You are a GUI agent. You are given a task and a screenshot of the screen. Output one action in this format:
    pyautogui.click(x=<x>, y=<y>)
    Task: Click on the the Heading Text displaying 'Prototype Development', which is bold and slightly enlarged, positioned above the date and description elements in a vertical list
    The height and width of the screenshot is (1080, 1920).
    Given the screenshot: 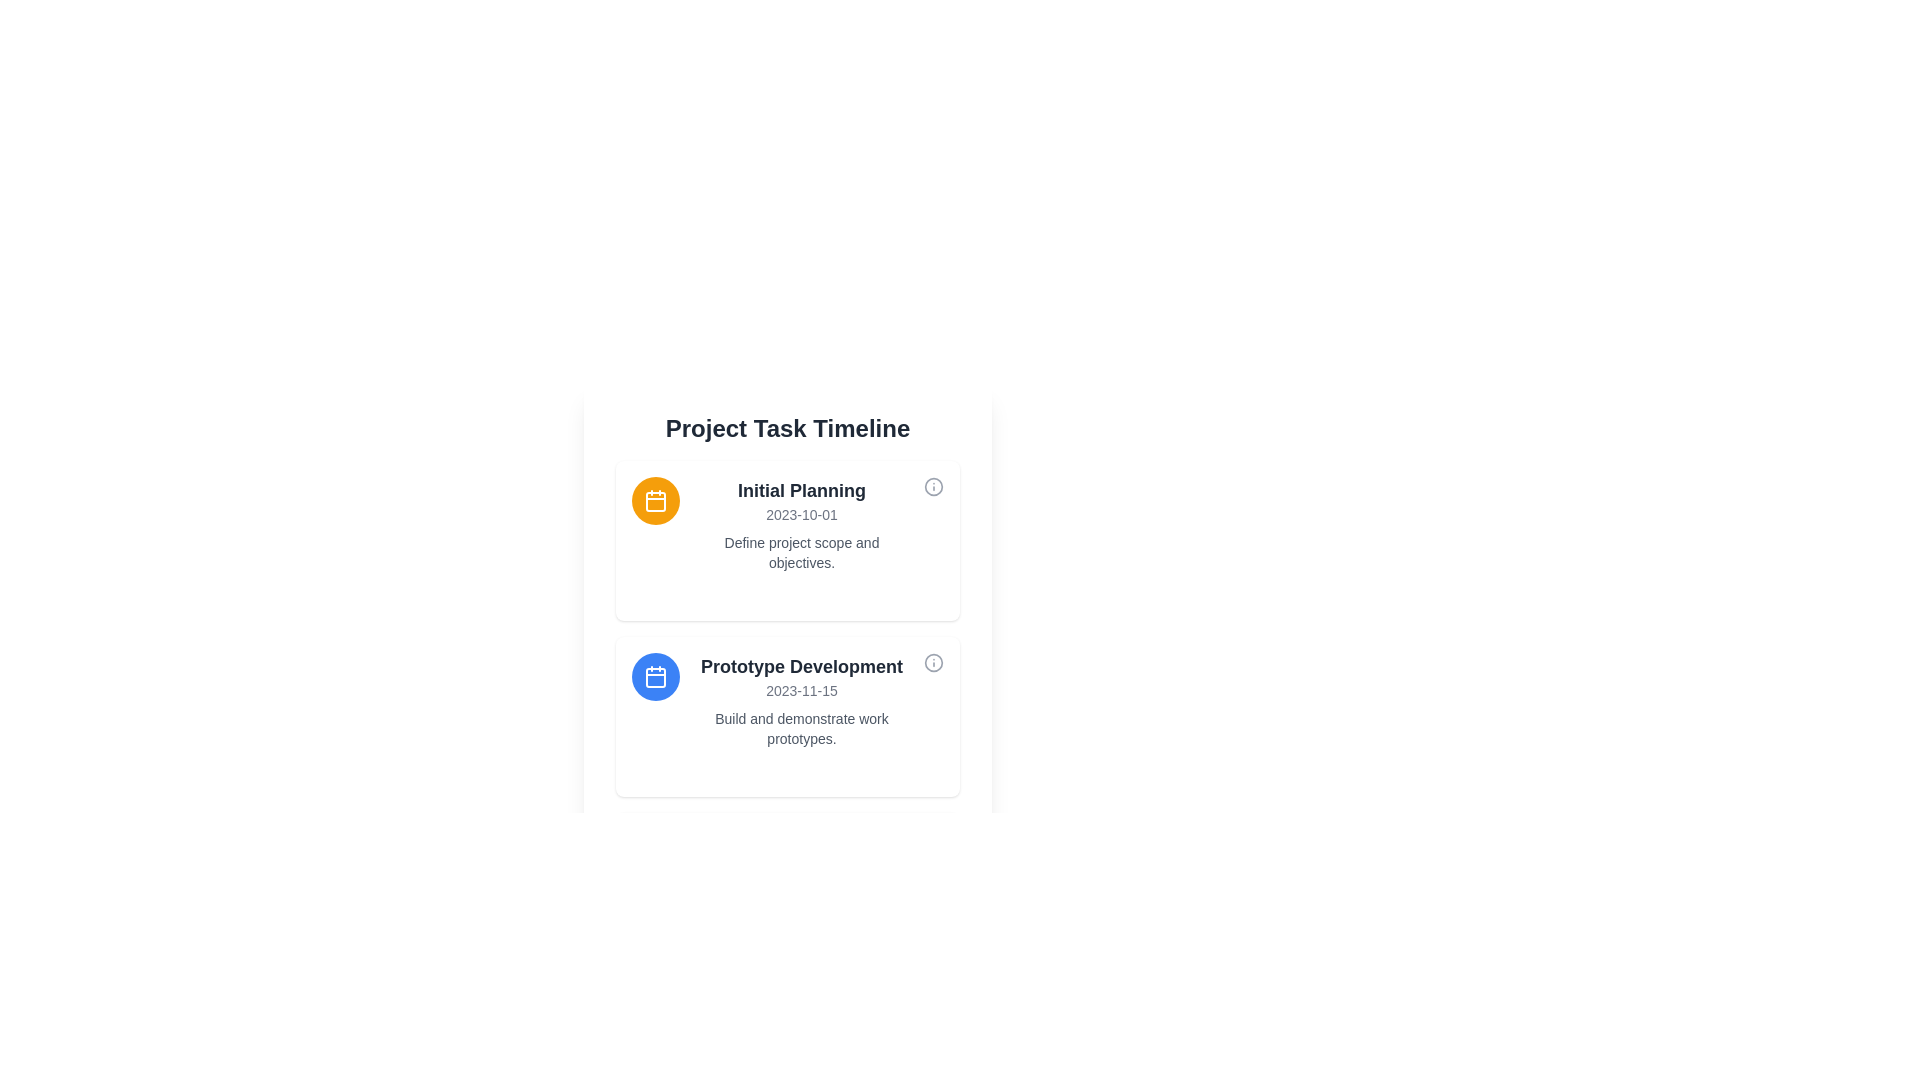 What is the action you would take?
    pyautogui.click(x=801, y=667)
    